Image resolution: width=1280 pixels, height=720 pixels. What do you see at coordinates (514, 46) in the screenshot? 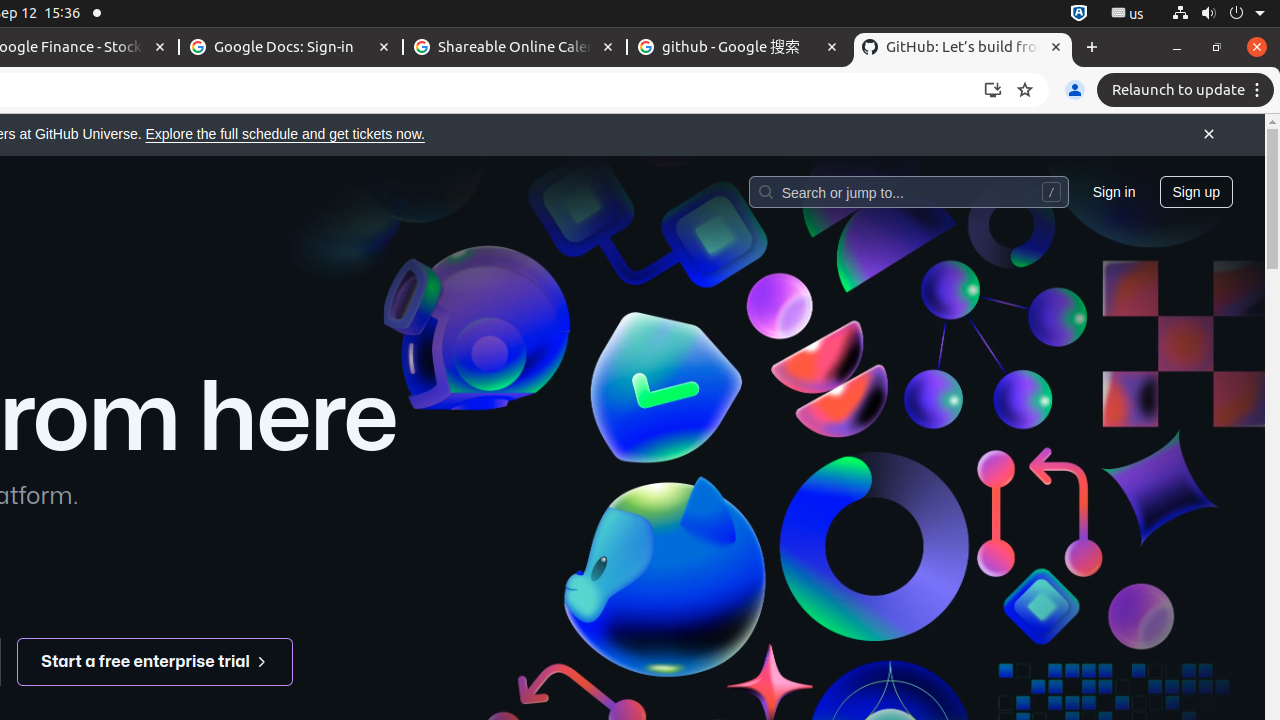
I see `'Shareable Online Calendar and Scheduling - Google Calendar - Memory usage - 88.4 MB'` at bounding box center [514, 46].